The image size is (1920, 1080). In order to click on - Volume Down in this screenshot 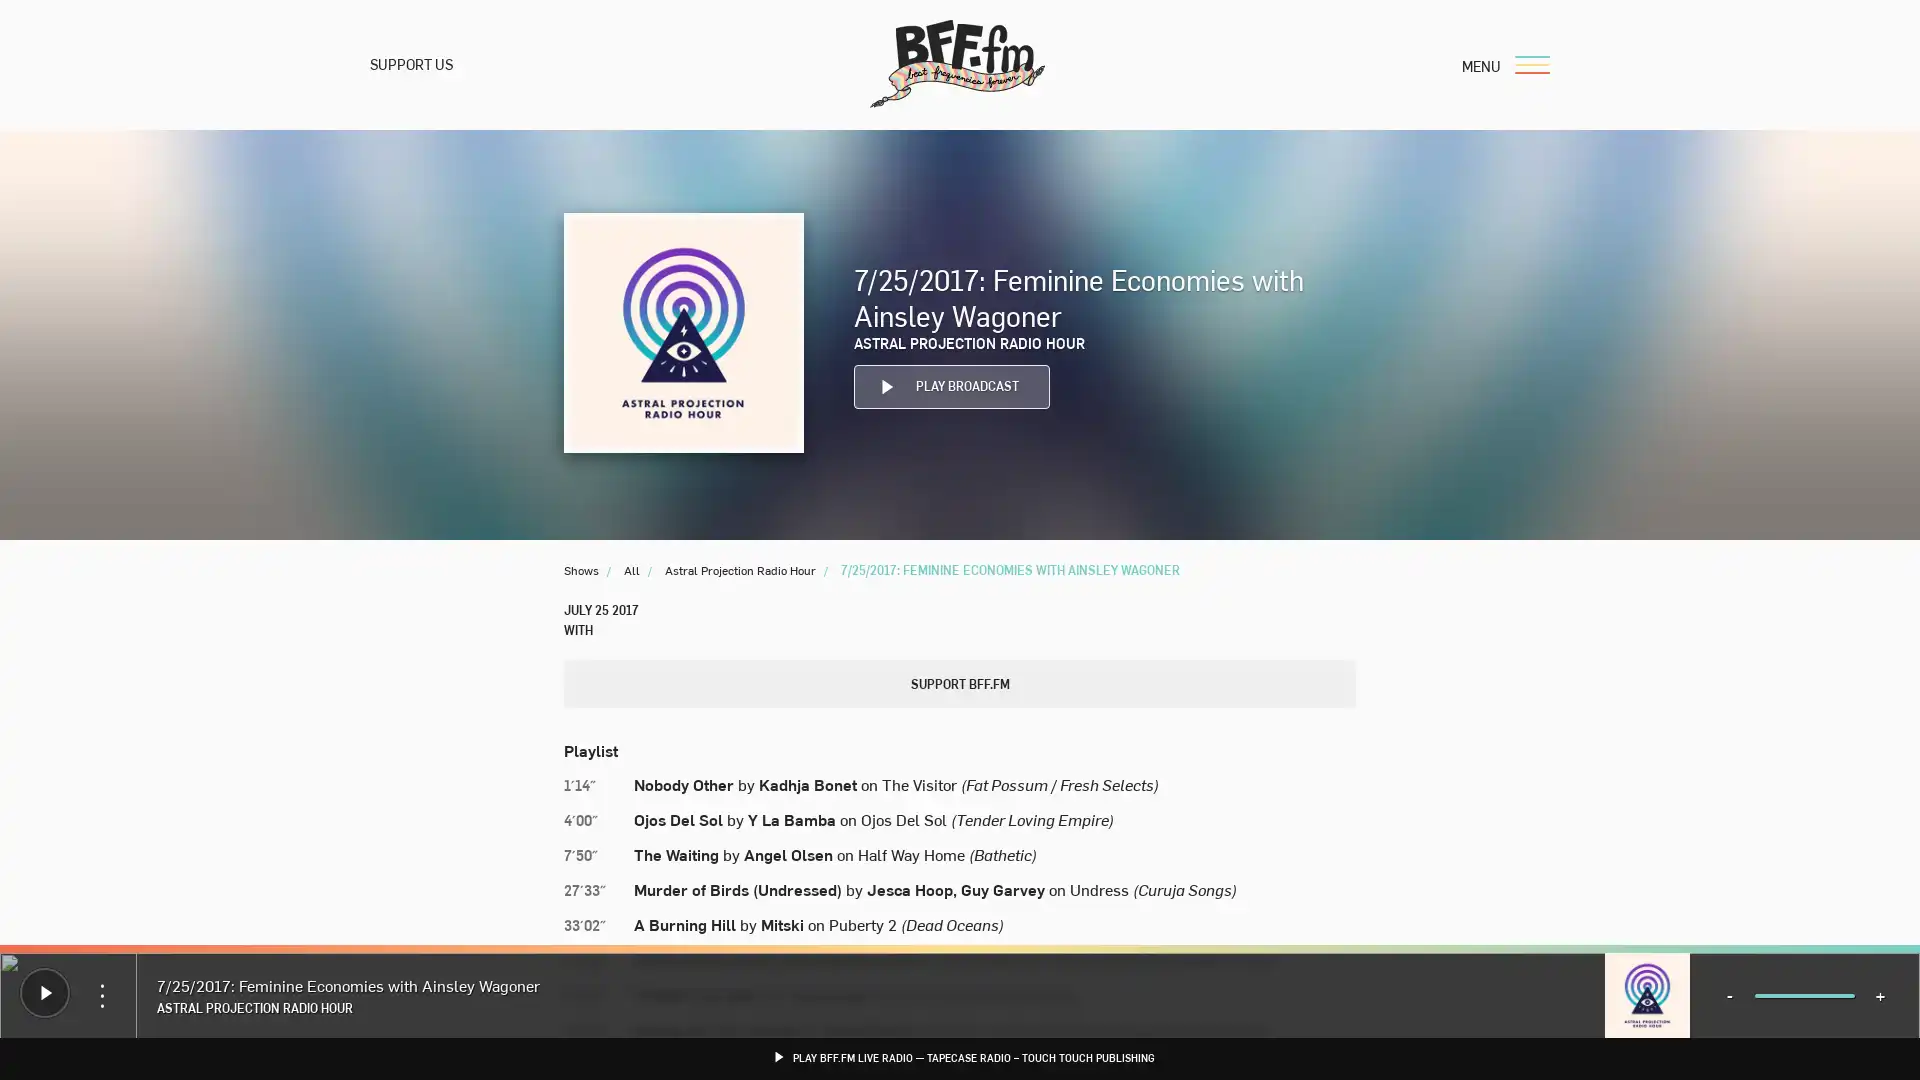, I will do `click(1728, 995)`.